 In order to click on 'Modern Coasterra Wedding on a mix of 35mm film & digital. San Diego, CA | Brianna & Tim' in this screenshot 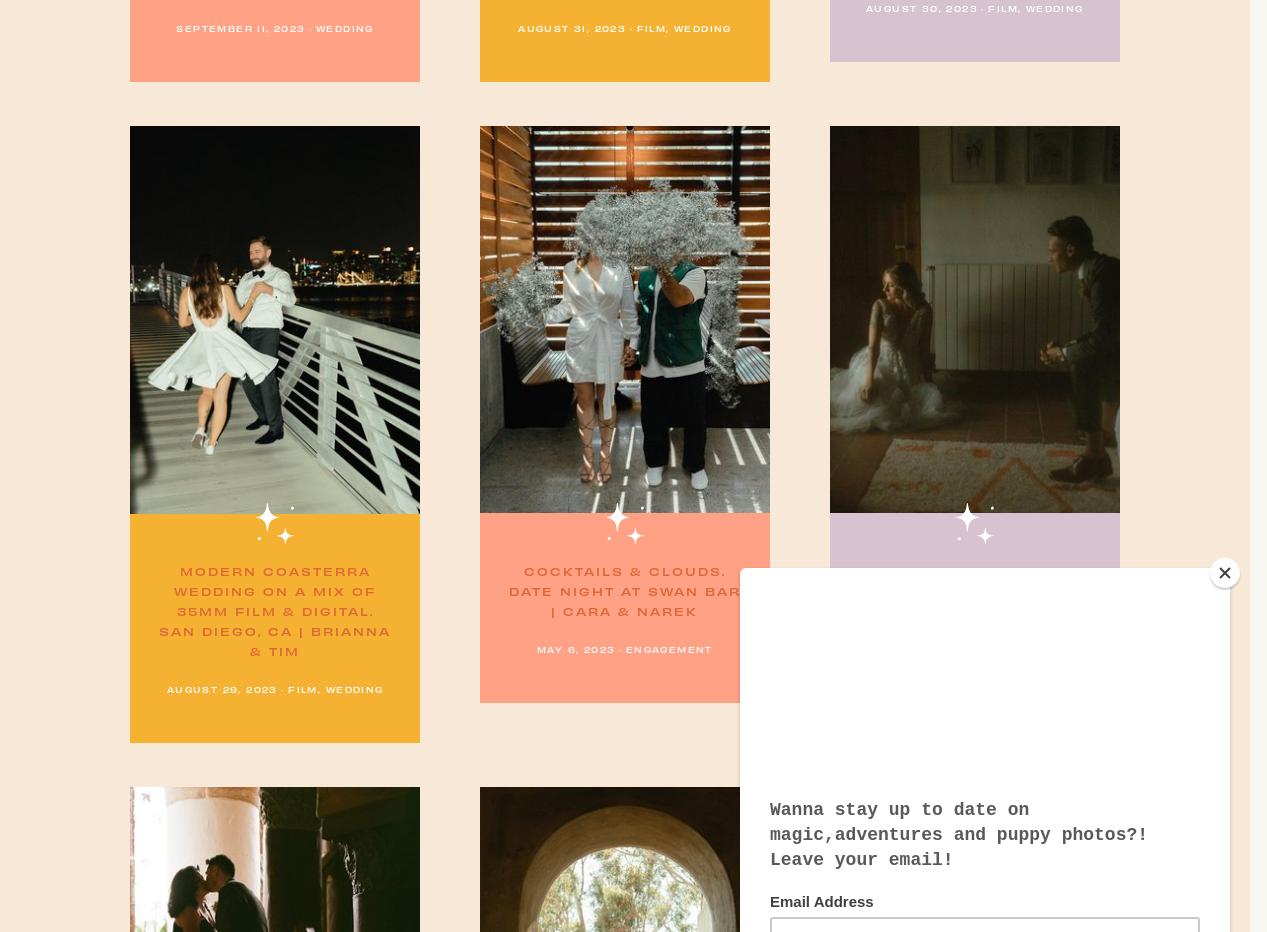, I will do `click(274, 610)`.